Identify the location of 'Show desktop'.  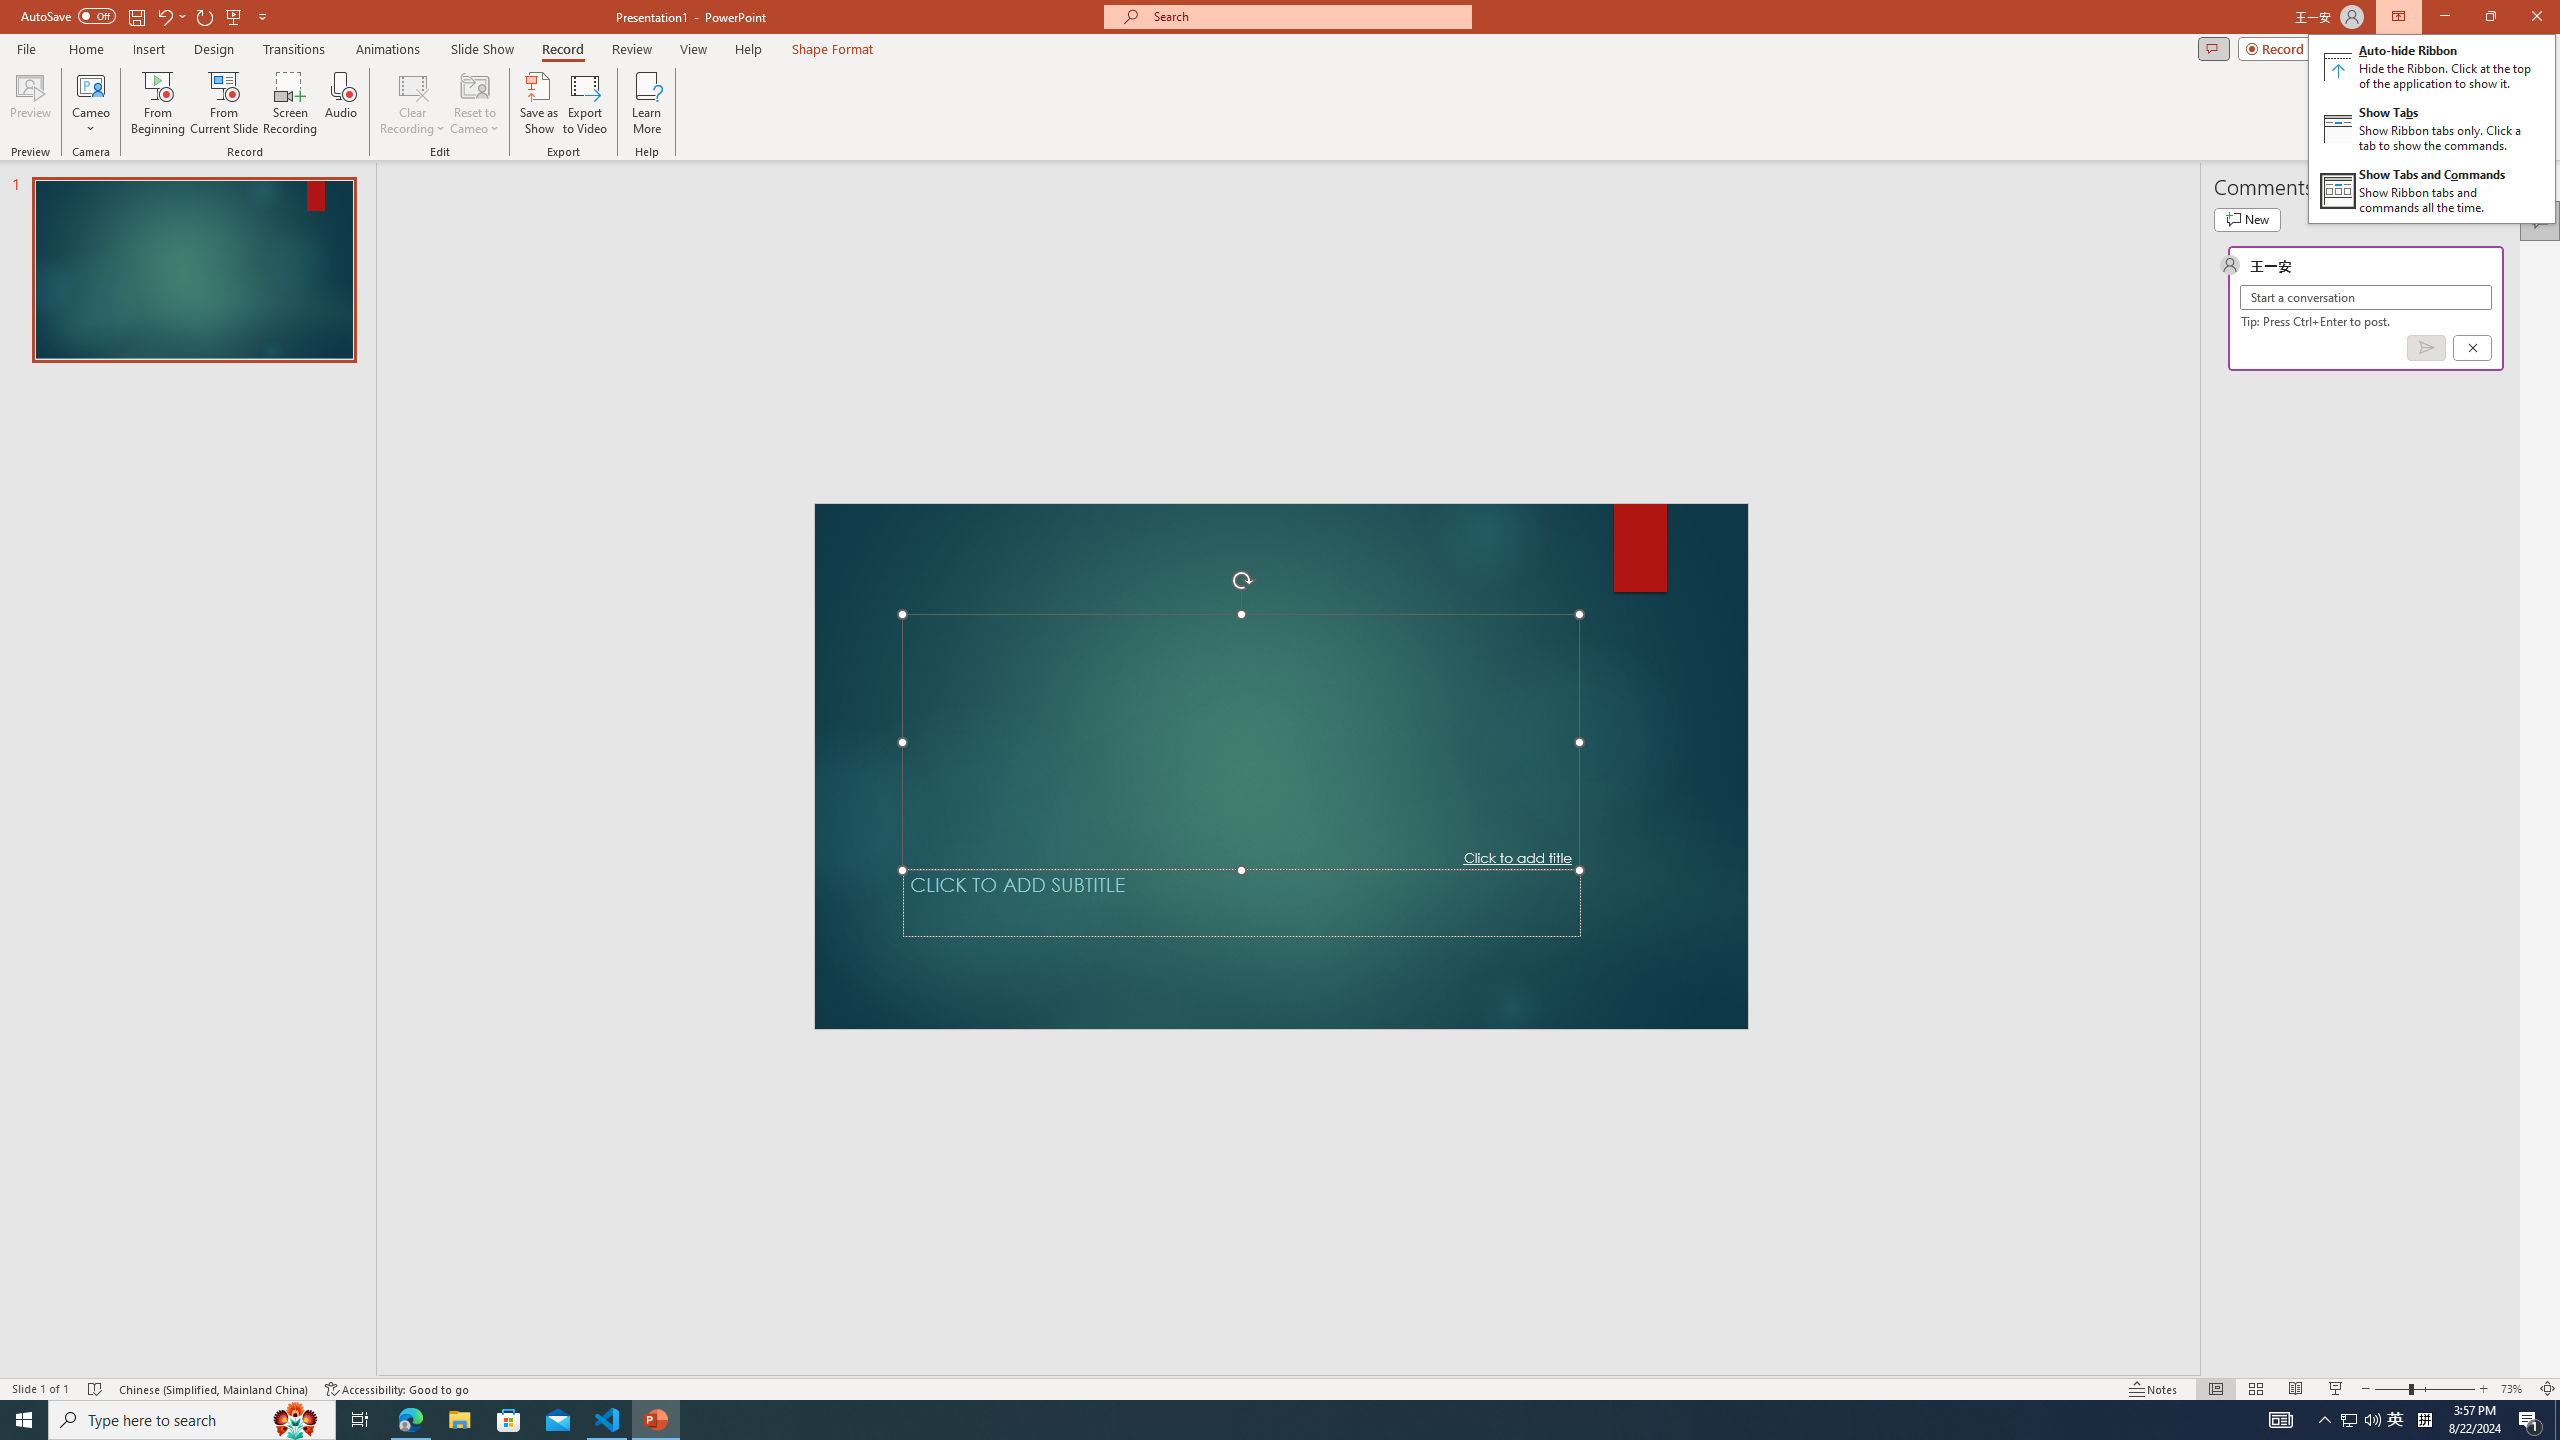
(2556, 1418).